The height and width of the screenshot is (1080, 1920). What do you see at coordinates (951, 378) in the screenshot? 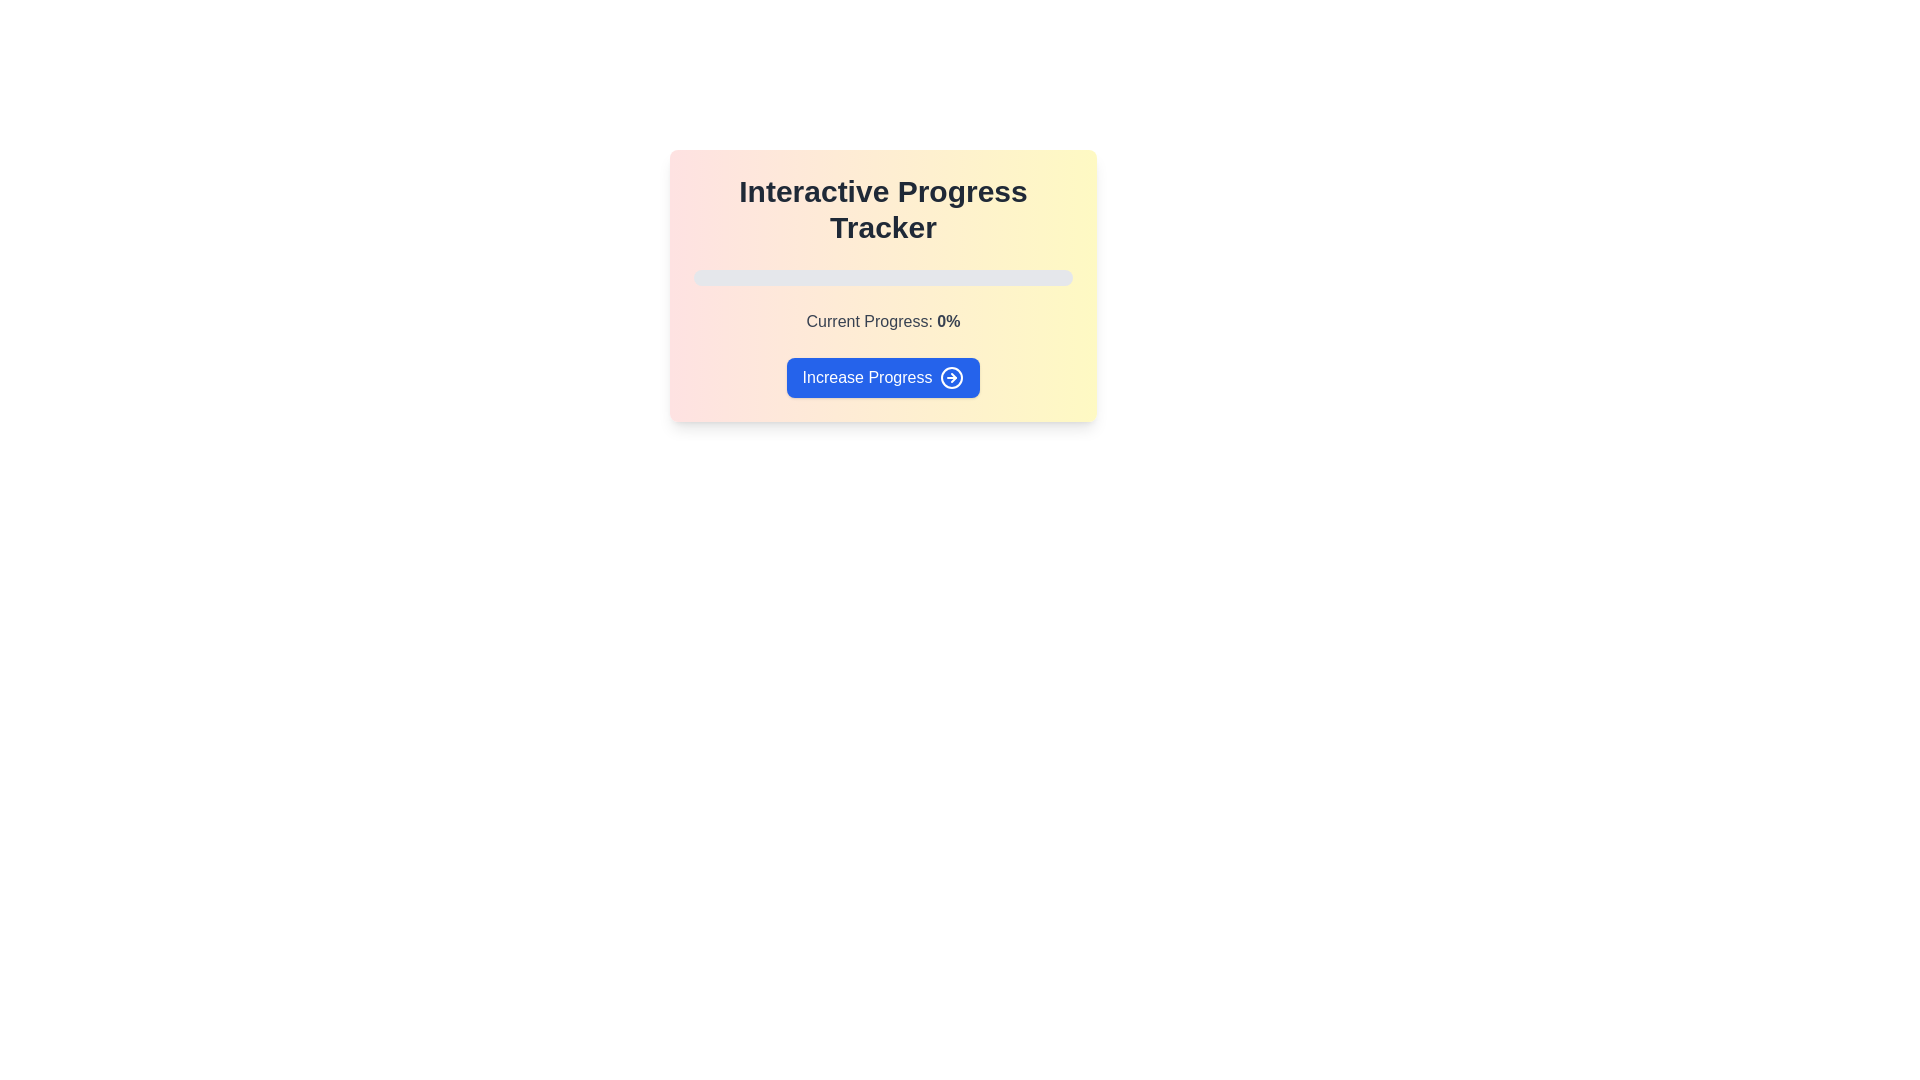
I see `the 'Increase Progress' button that contains a circular icon with a rightward-pointing arrow` at bounding box center [951, 378].